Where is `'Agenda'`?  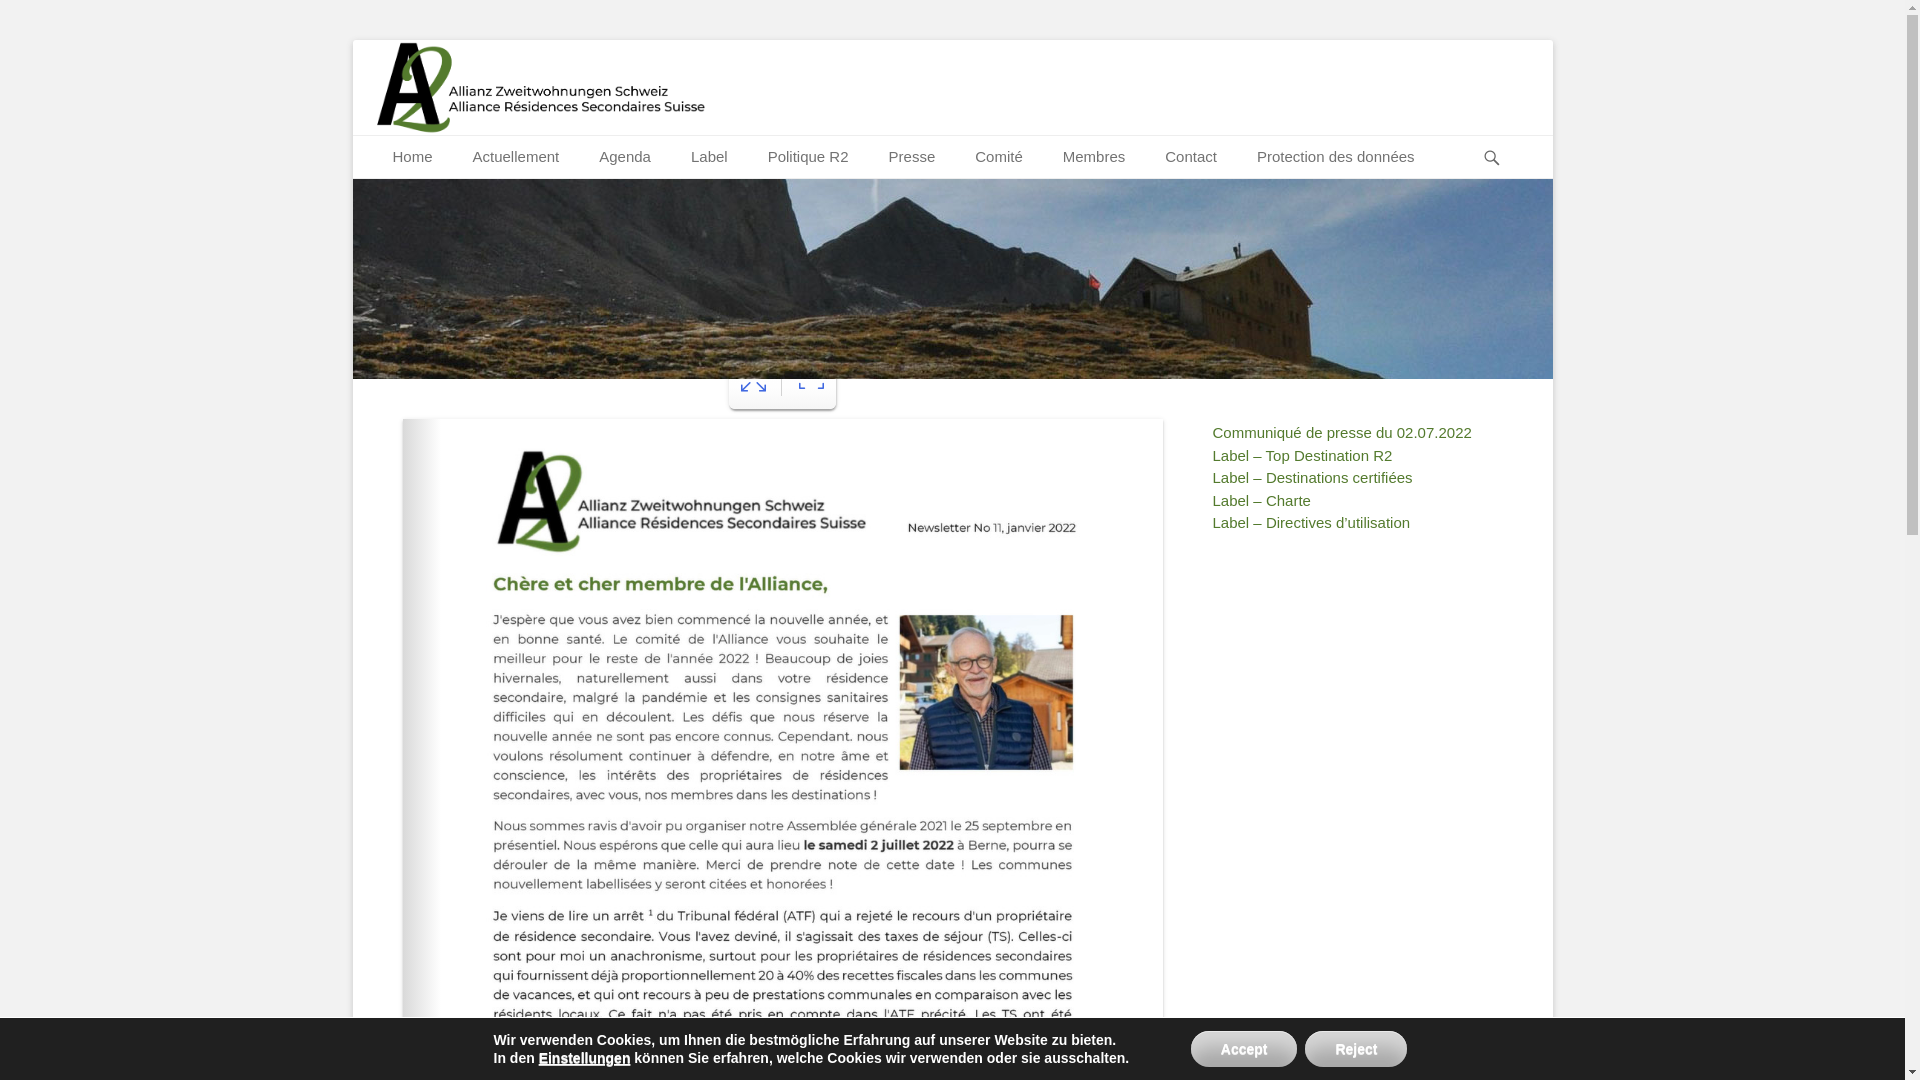 'Agenda' is located at coordinates (578, 156).